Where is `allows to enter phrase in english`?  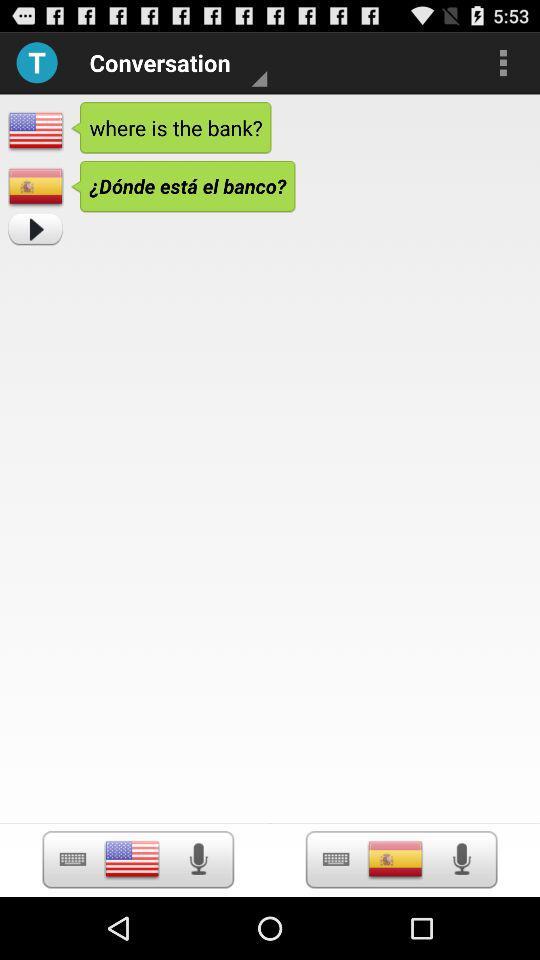
allows to enter phrase in english is located at coordinates (132, 858).